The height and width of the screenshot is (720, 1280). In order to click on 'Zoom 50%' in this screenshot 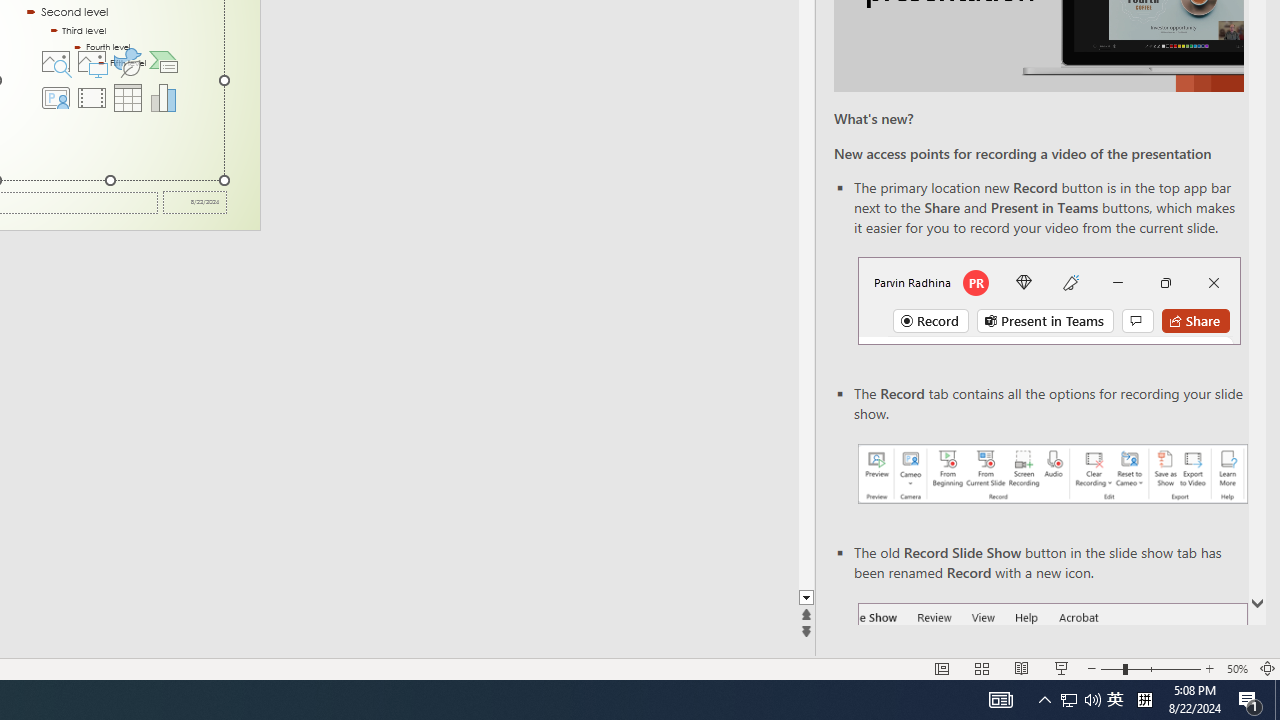, I will do `click(1236, 669)`.